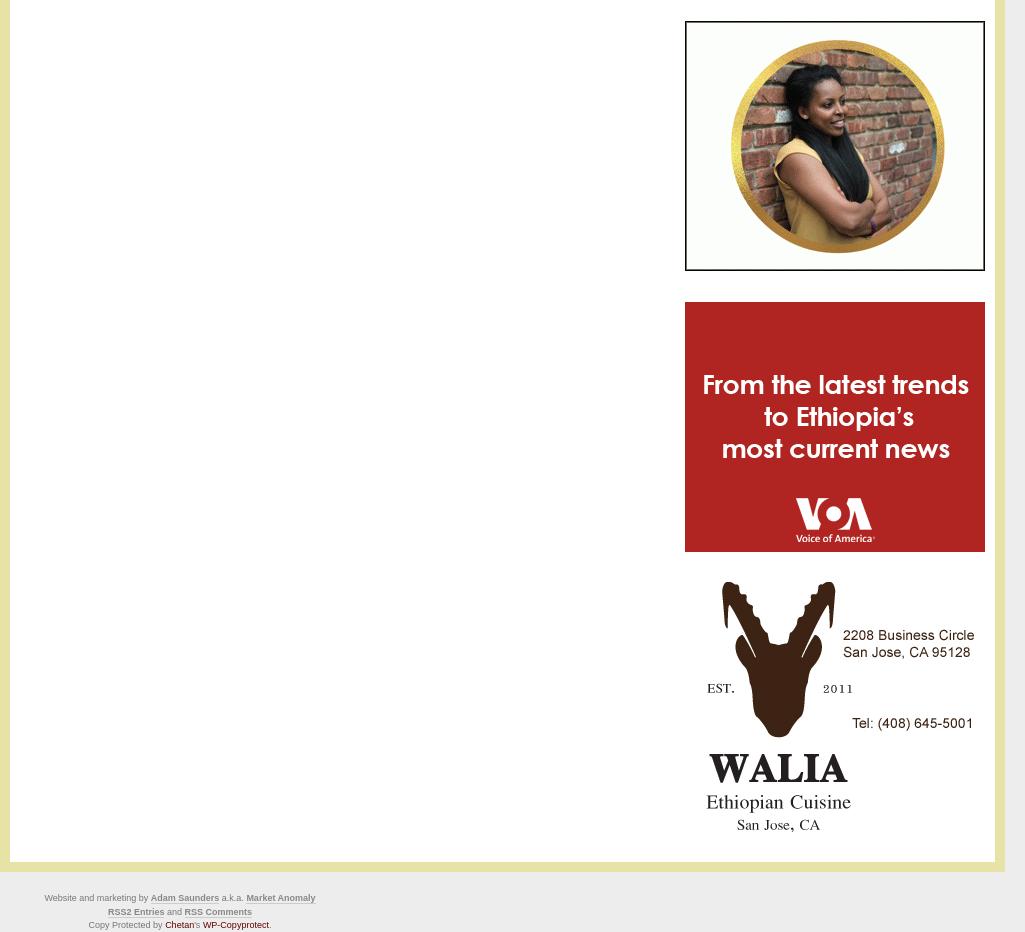  I want to click on 'and', so click(173, 911).